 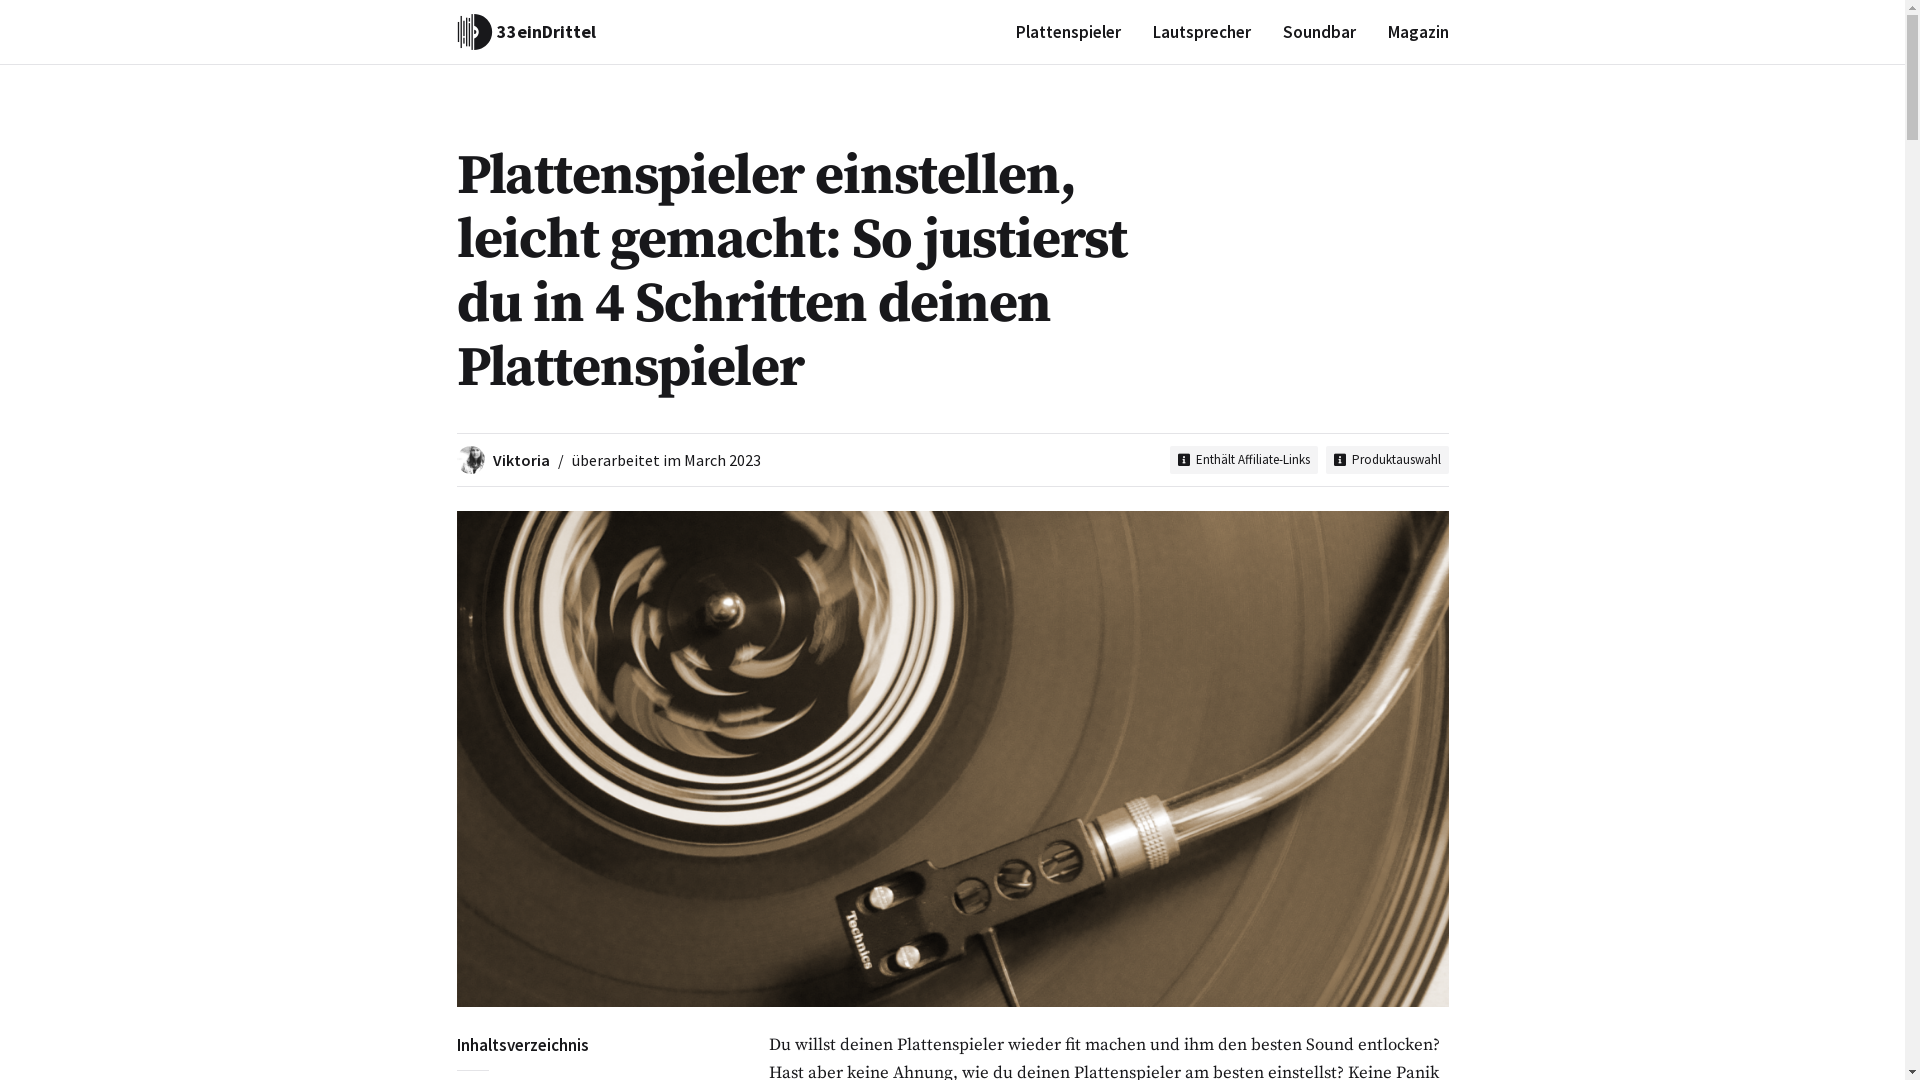 I want to click on 'Produktauswahl', so click(x=1386, y=459).